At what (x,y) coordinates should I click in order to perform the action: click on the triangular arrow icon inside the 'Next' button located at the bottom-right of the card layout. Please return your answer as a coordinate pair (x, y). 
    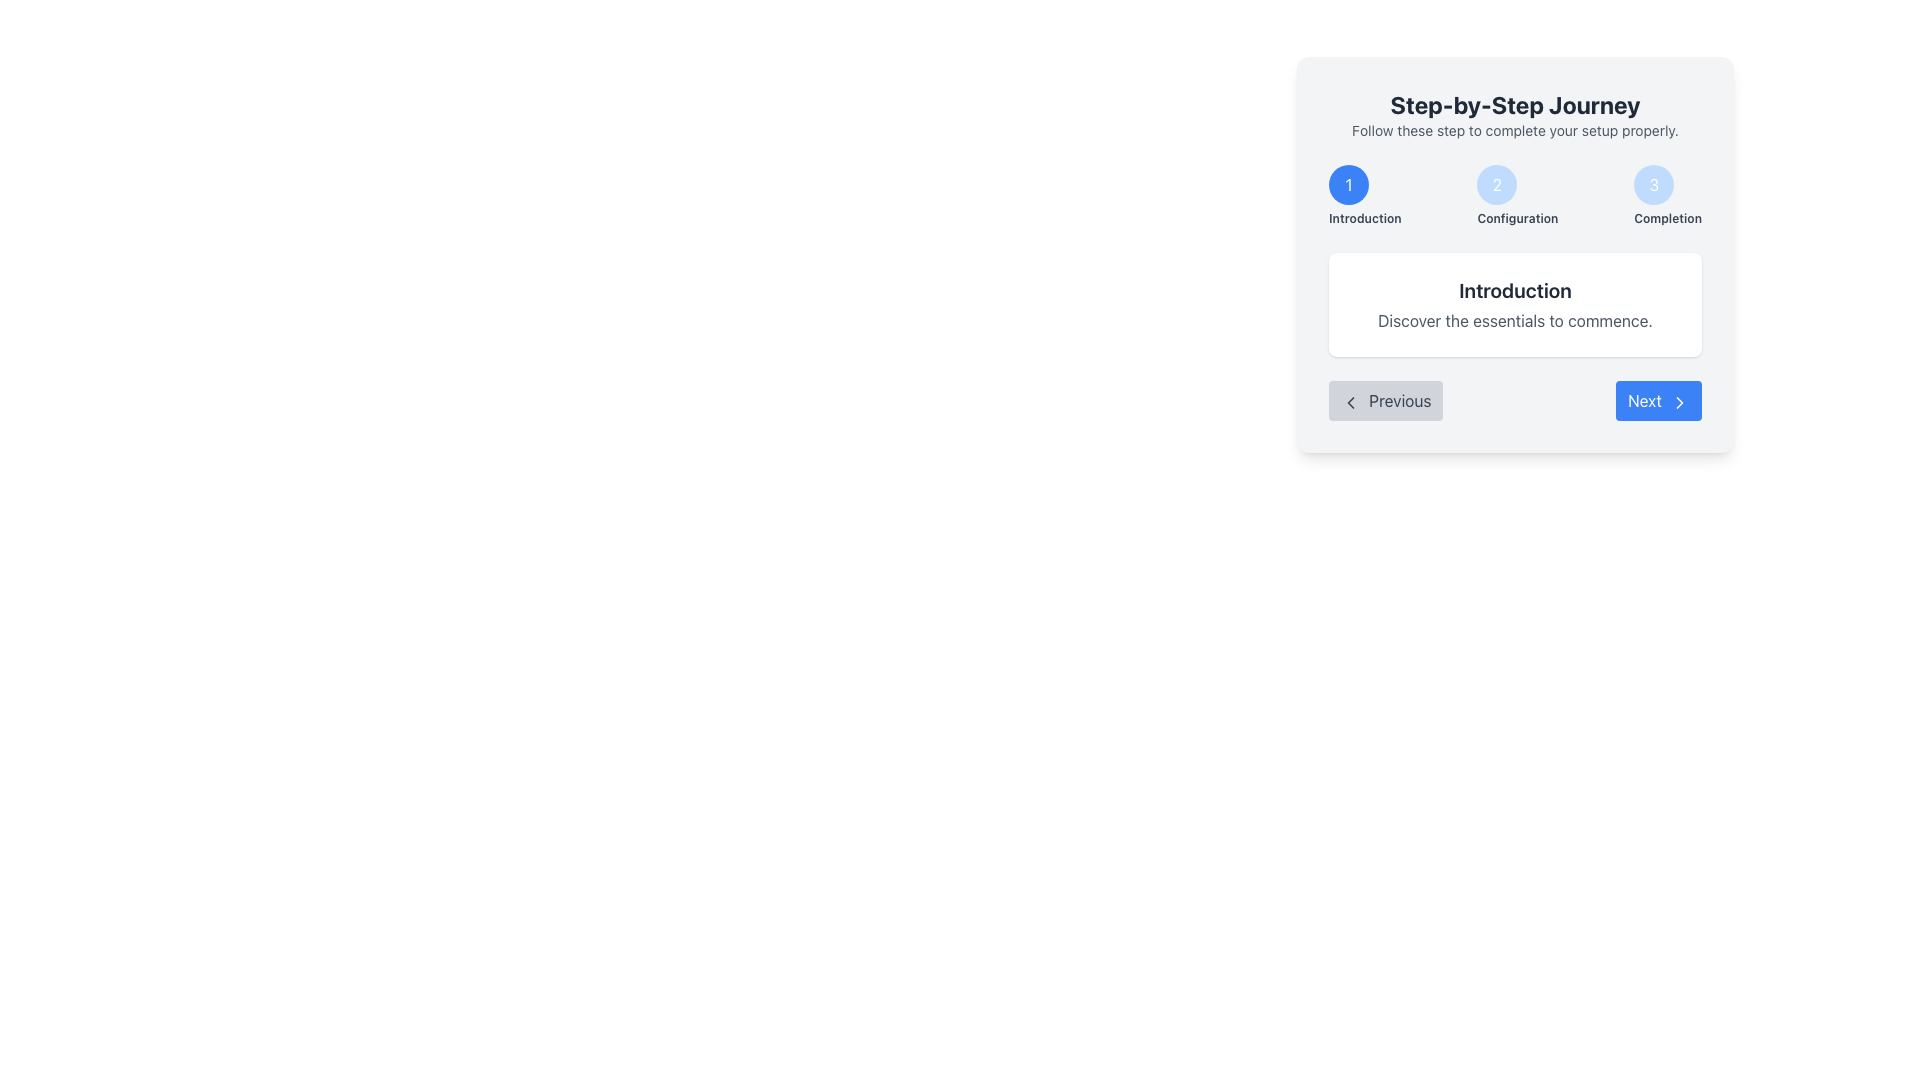
    Looking at the image, I should click on (1680, 401).